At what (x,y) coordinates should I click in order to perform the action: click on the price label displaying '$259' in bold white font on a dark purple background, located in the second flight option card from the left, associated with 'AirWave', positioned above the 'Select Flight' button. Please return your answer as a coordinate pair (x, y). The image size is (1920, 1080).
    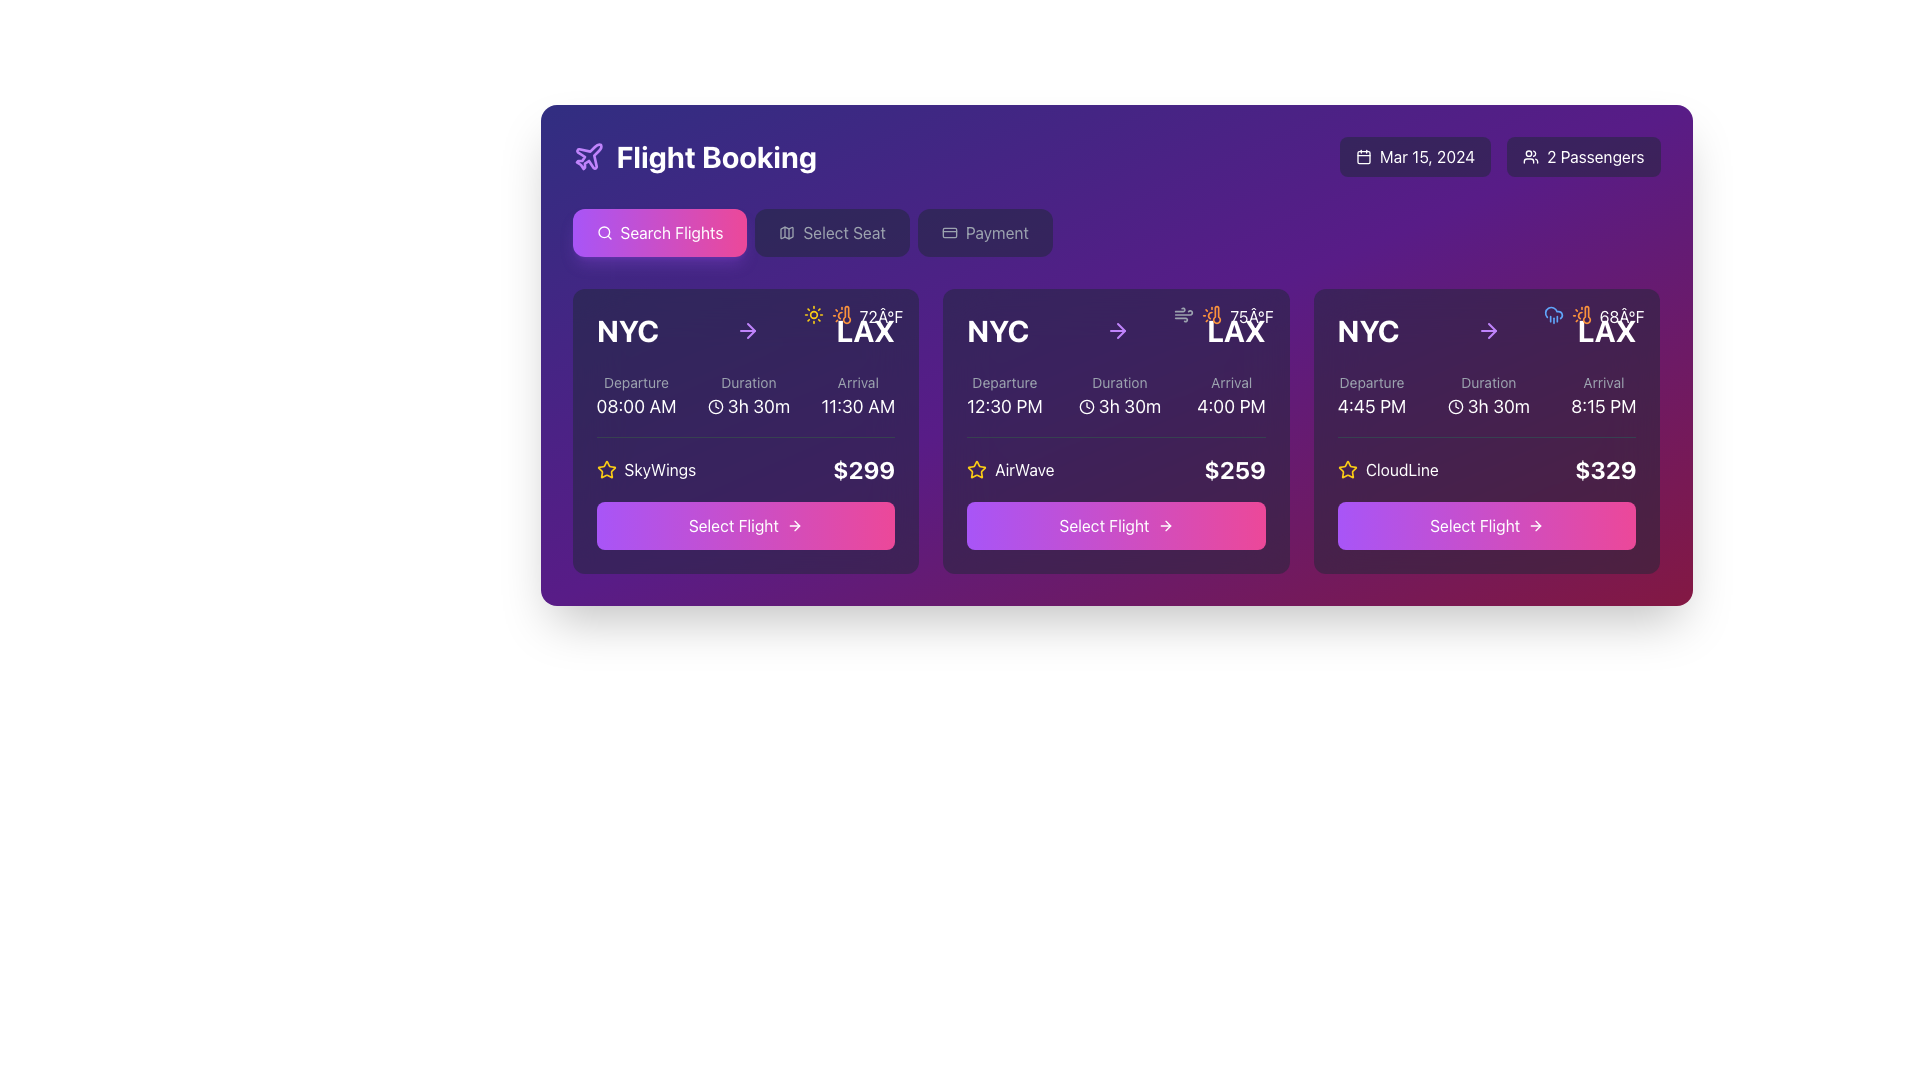
    Looking at the image, I should click on (1234, 470).